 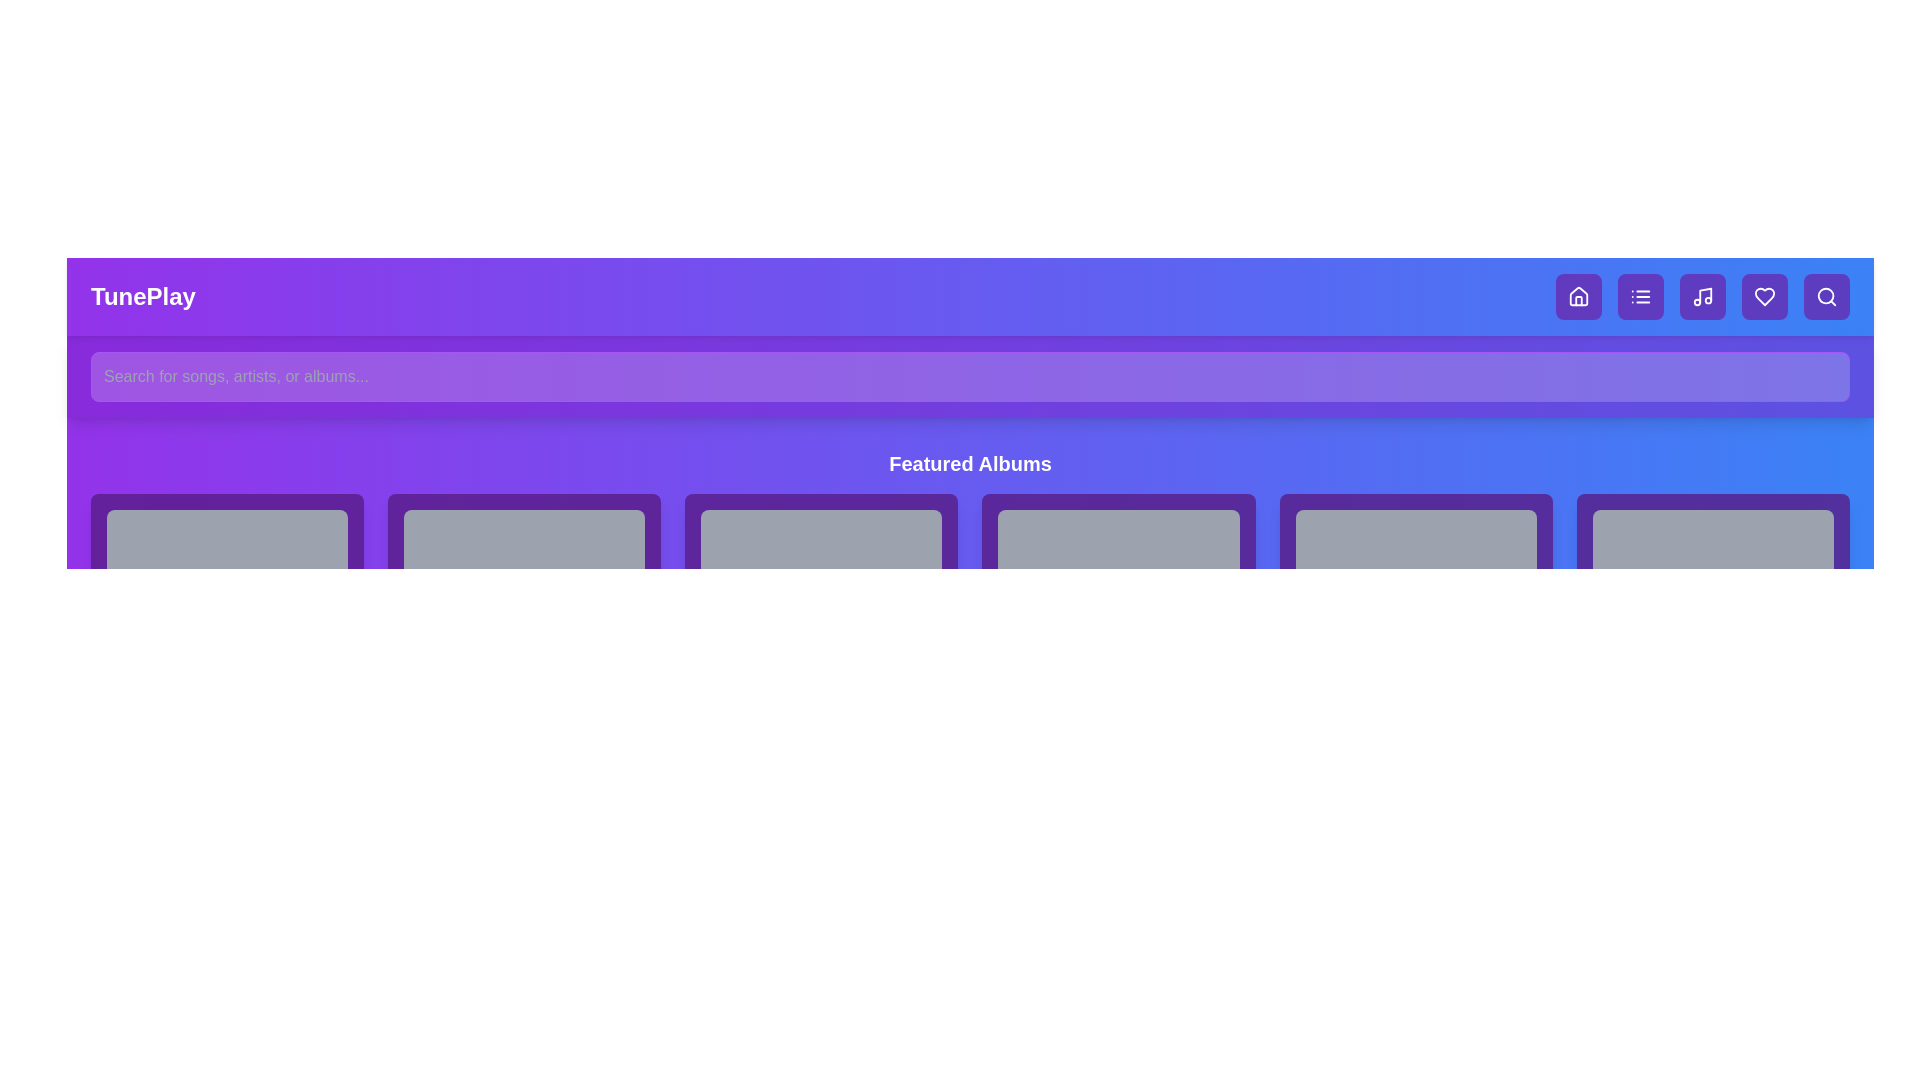 What do you see at coordinates (1702, 297) in the screenshot?
I see `the navigation button for music` at bounding box center [1702, 297].